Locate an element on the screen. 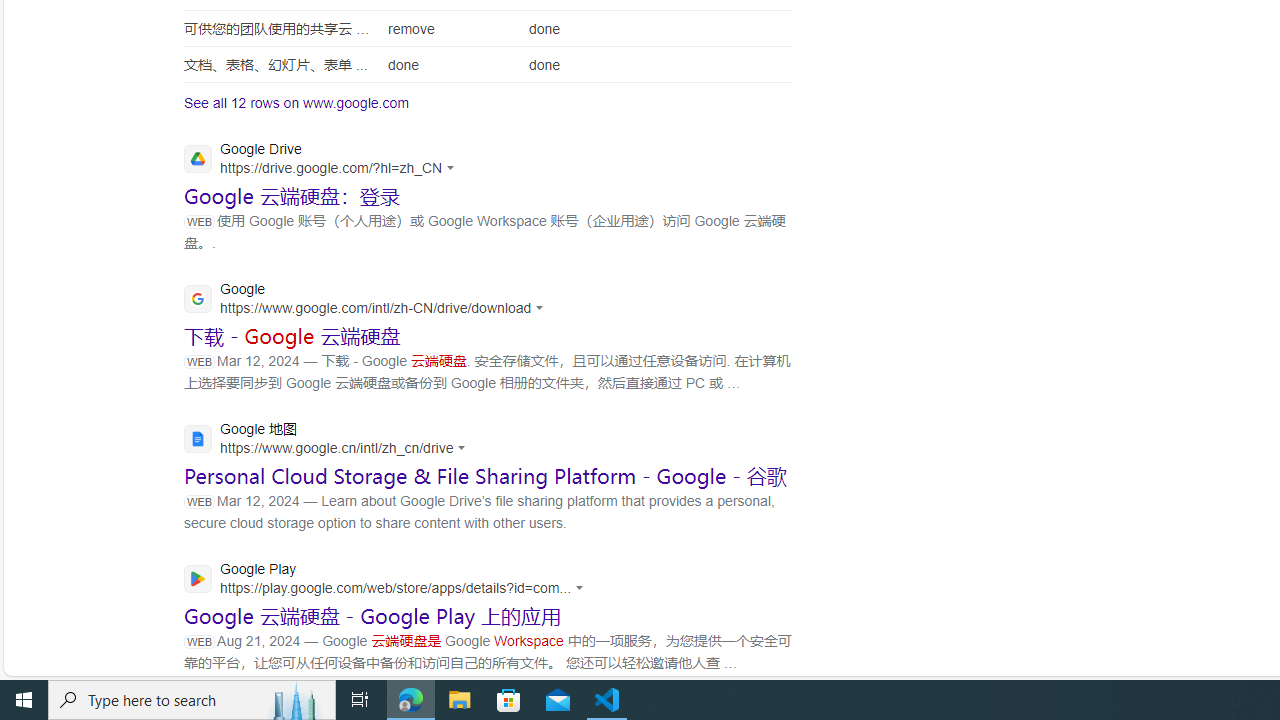  'Actions for this site' is located at coordinates (582, 586).